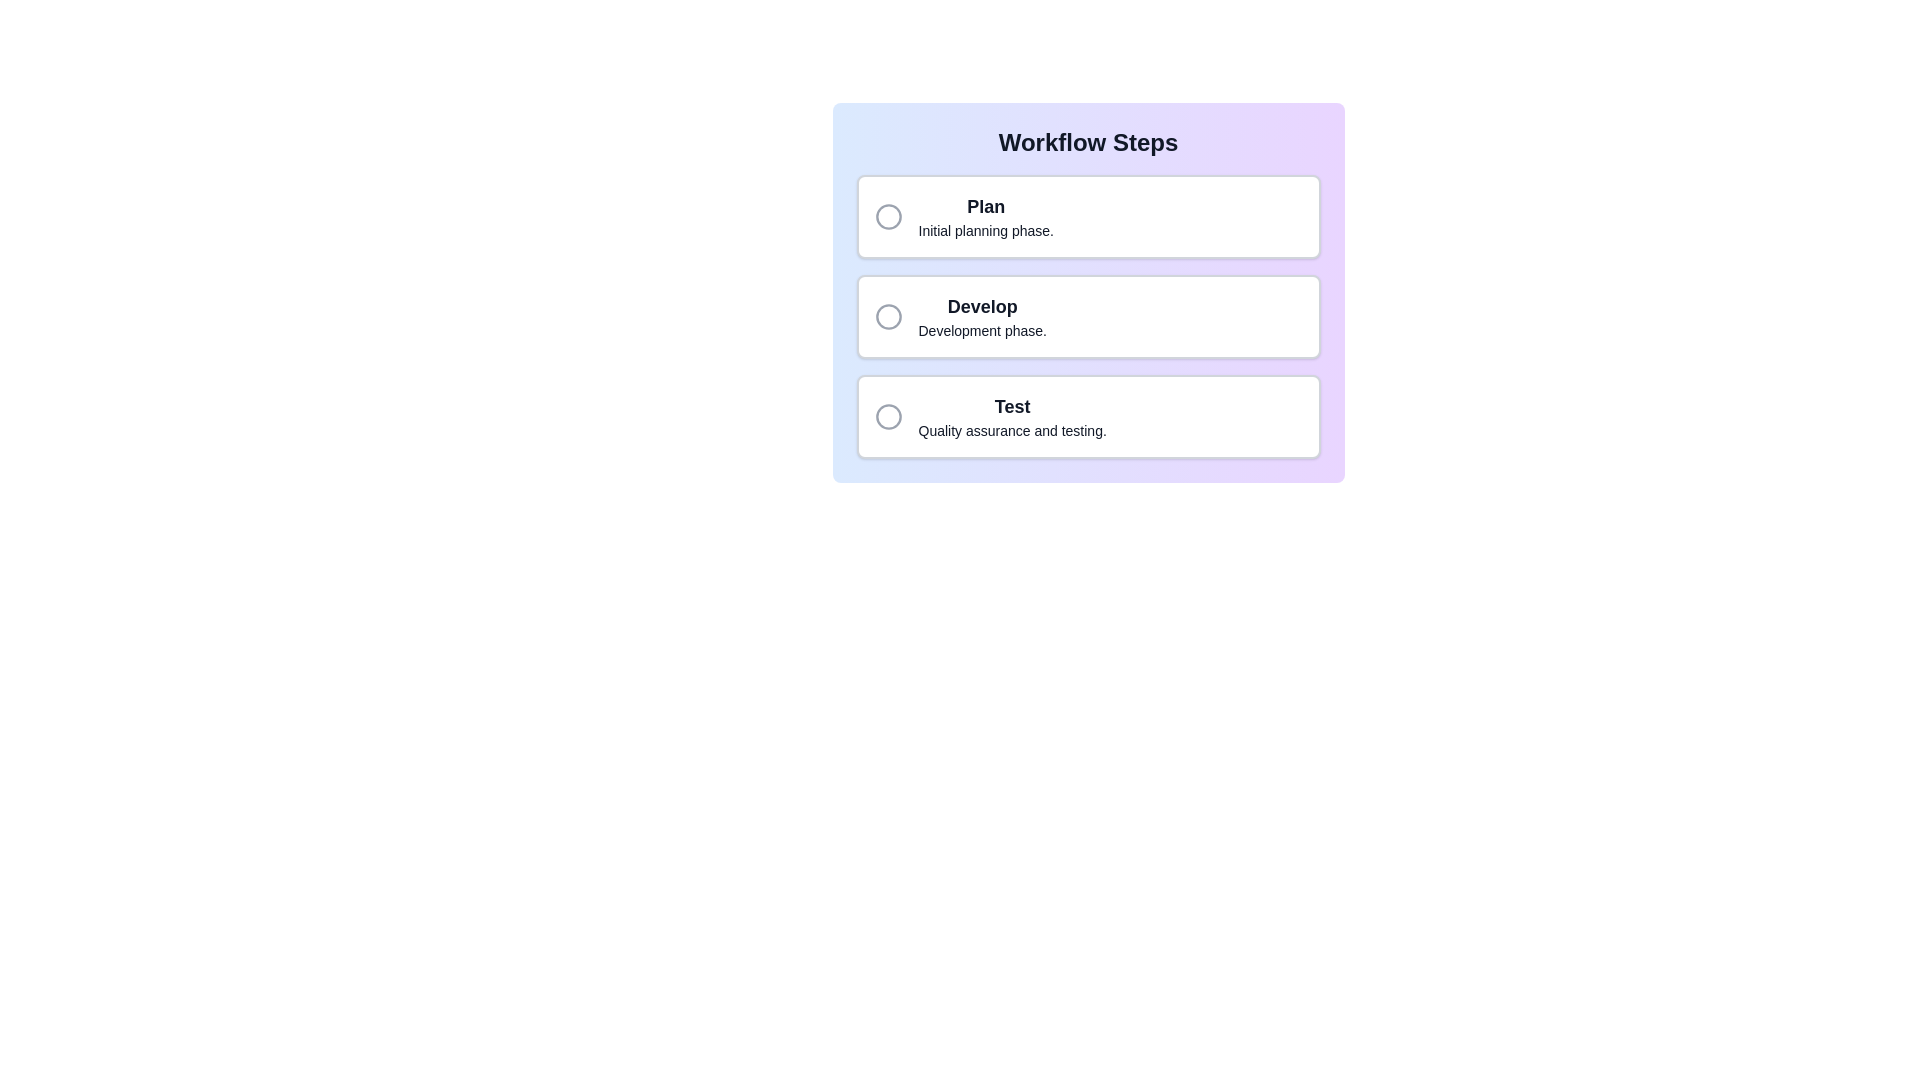 Image resolution: width=1920 pixels, height=1080 pixels. What do you see at coordinates (986, 216) in the screenshot?
I see `the Text display element titled 'Plan', which features a larger bold title and a smaller subtitle 'Initial planning phase', located at the top of the vertical list in the 'Workflow Steps' card section` at bounding box center [986, 216].